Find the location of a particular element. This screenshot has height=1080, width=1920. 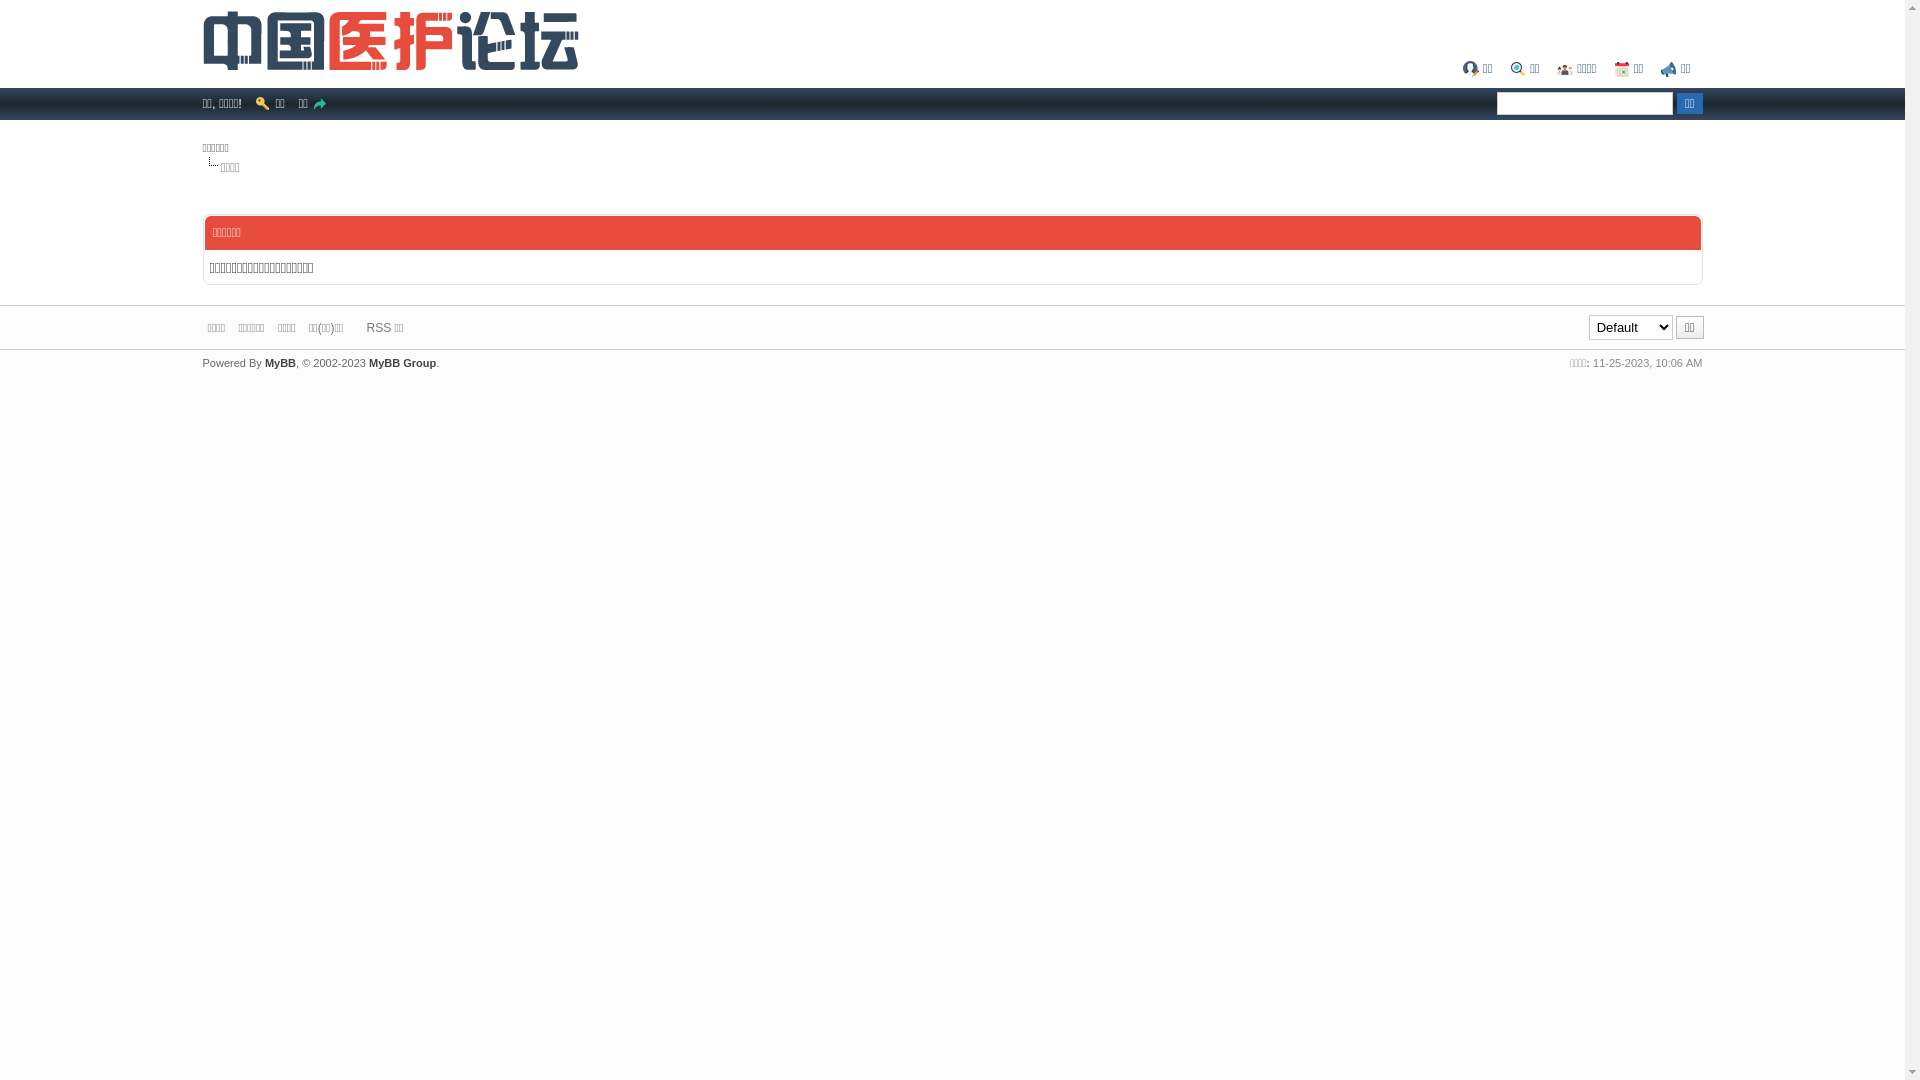

'MyBB Group' is located at coordinates (401, 362).